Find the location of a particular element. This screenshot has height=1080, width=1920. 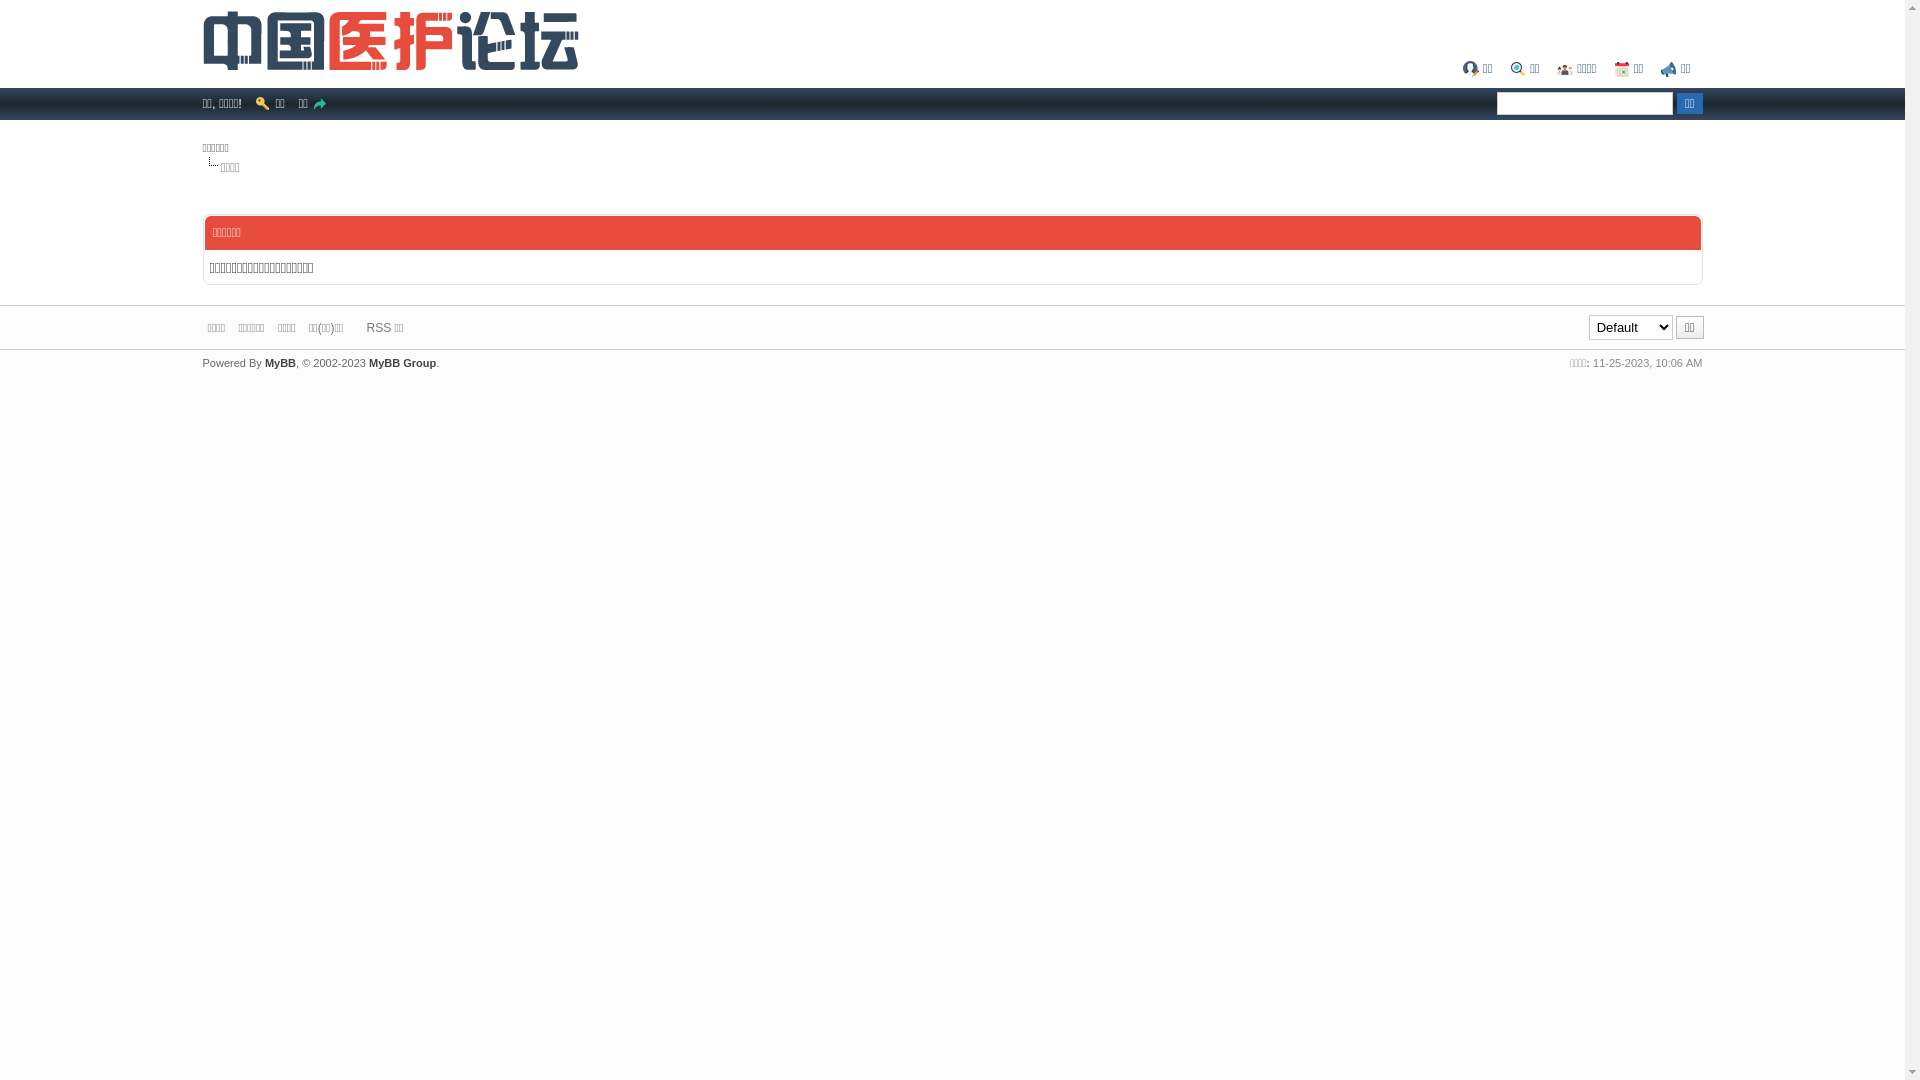

'MyBB Group' is located at coordinates (401, 362).